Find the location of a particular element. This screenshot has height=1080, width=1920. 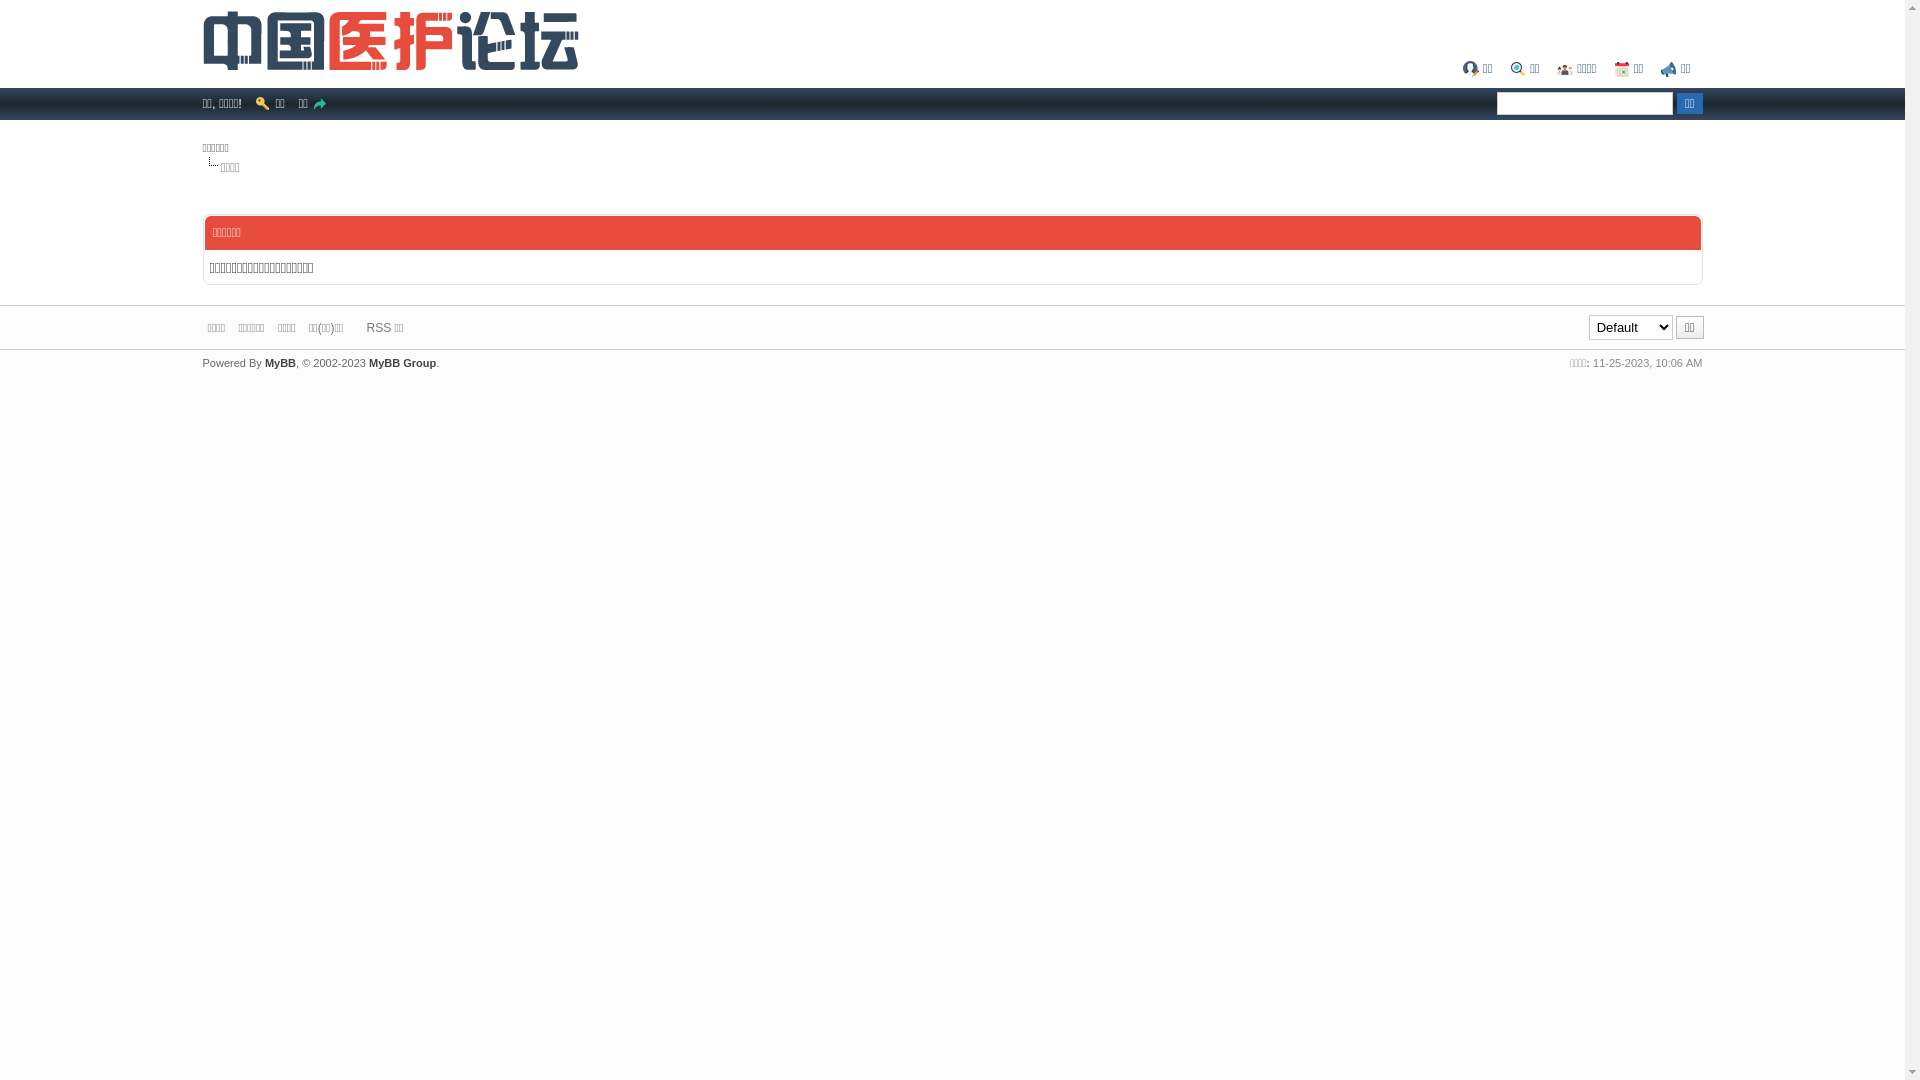

'MyBB Group' is located at coordinates (401, 362).